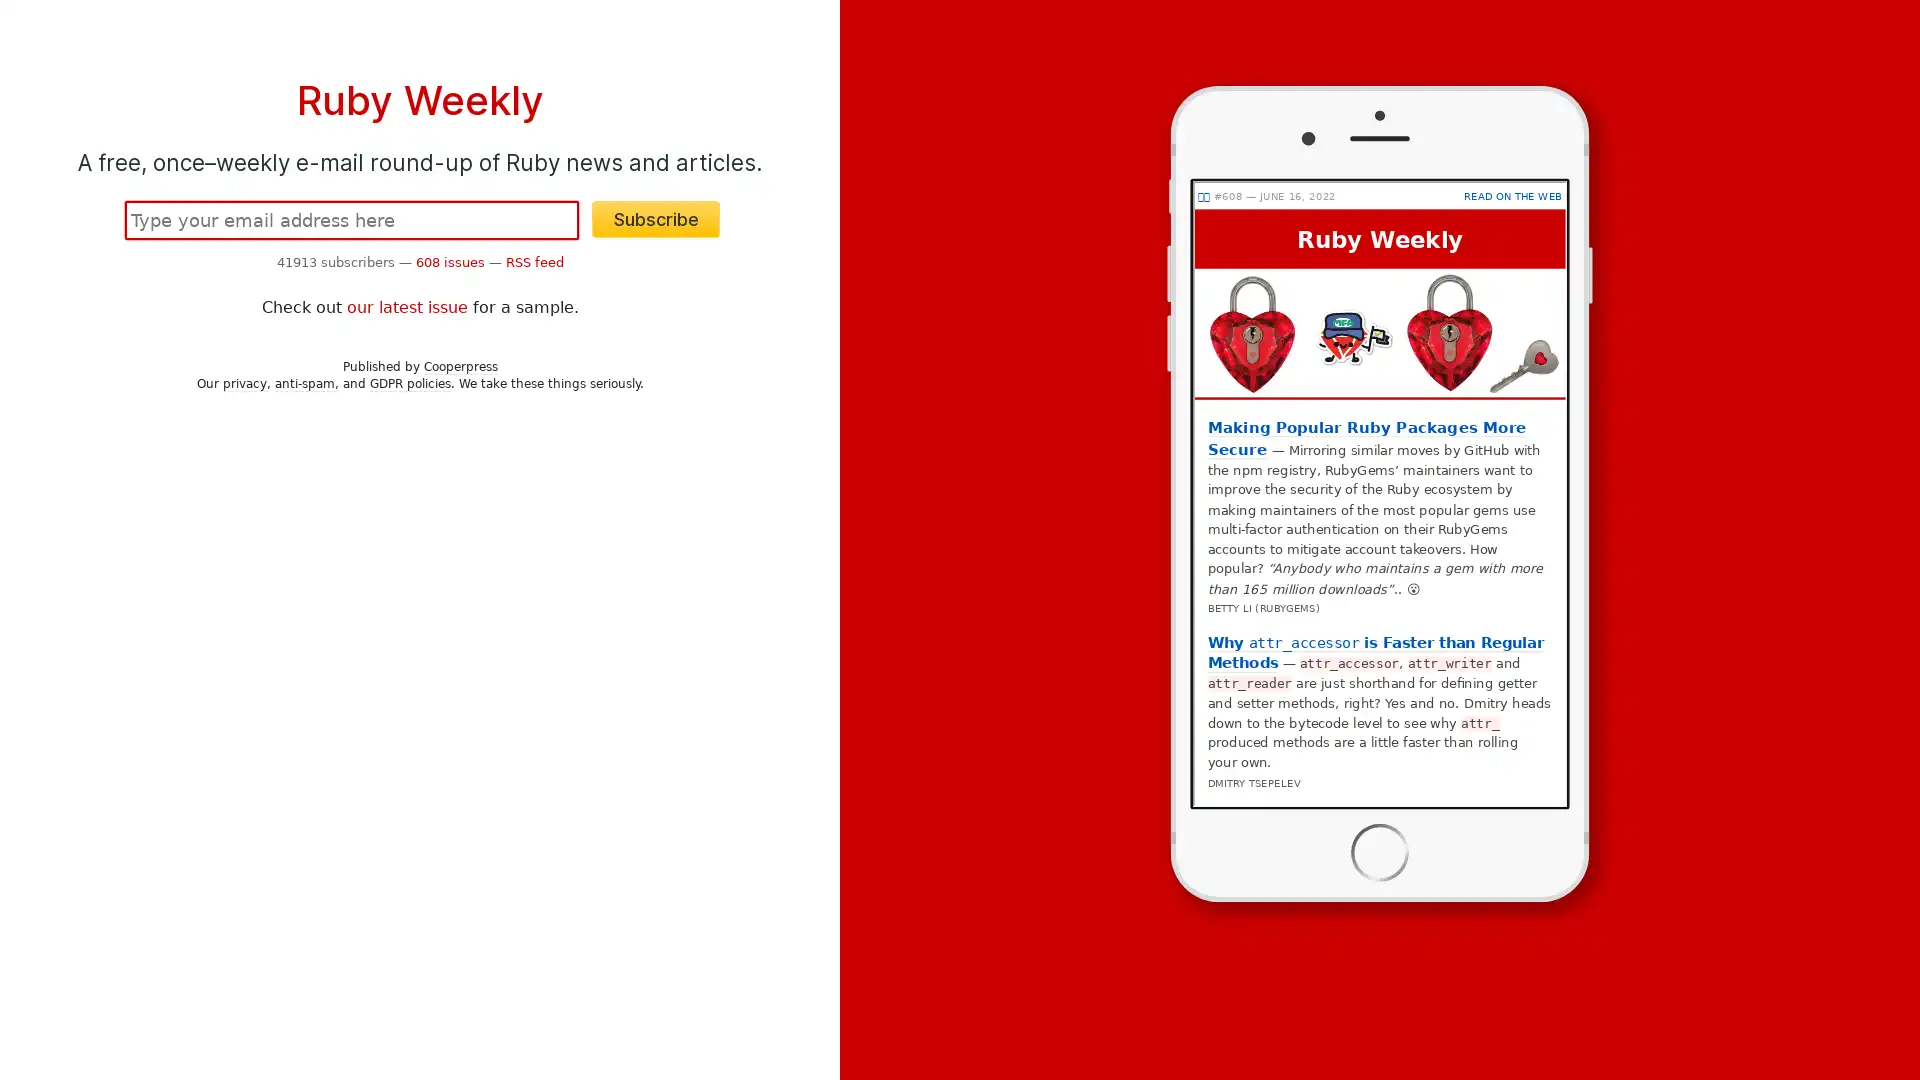  I want to click on Subscribe, so click(656, 219).